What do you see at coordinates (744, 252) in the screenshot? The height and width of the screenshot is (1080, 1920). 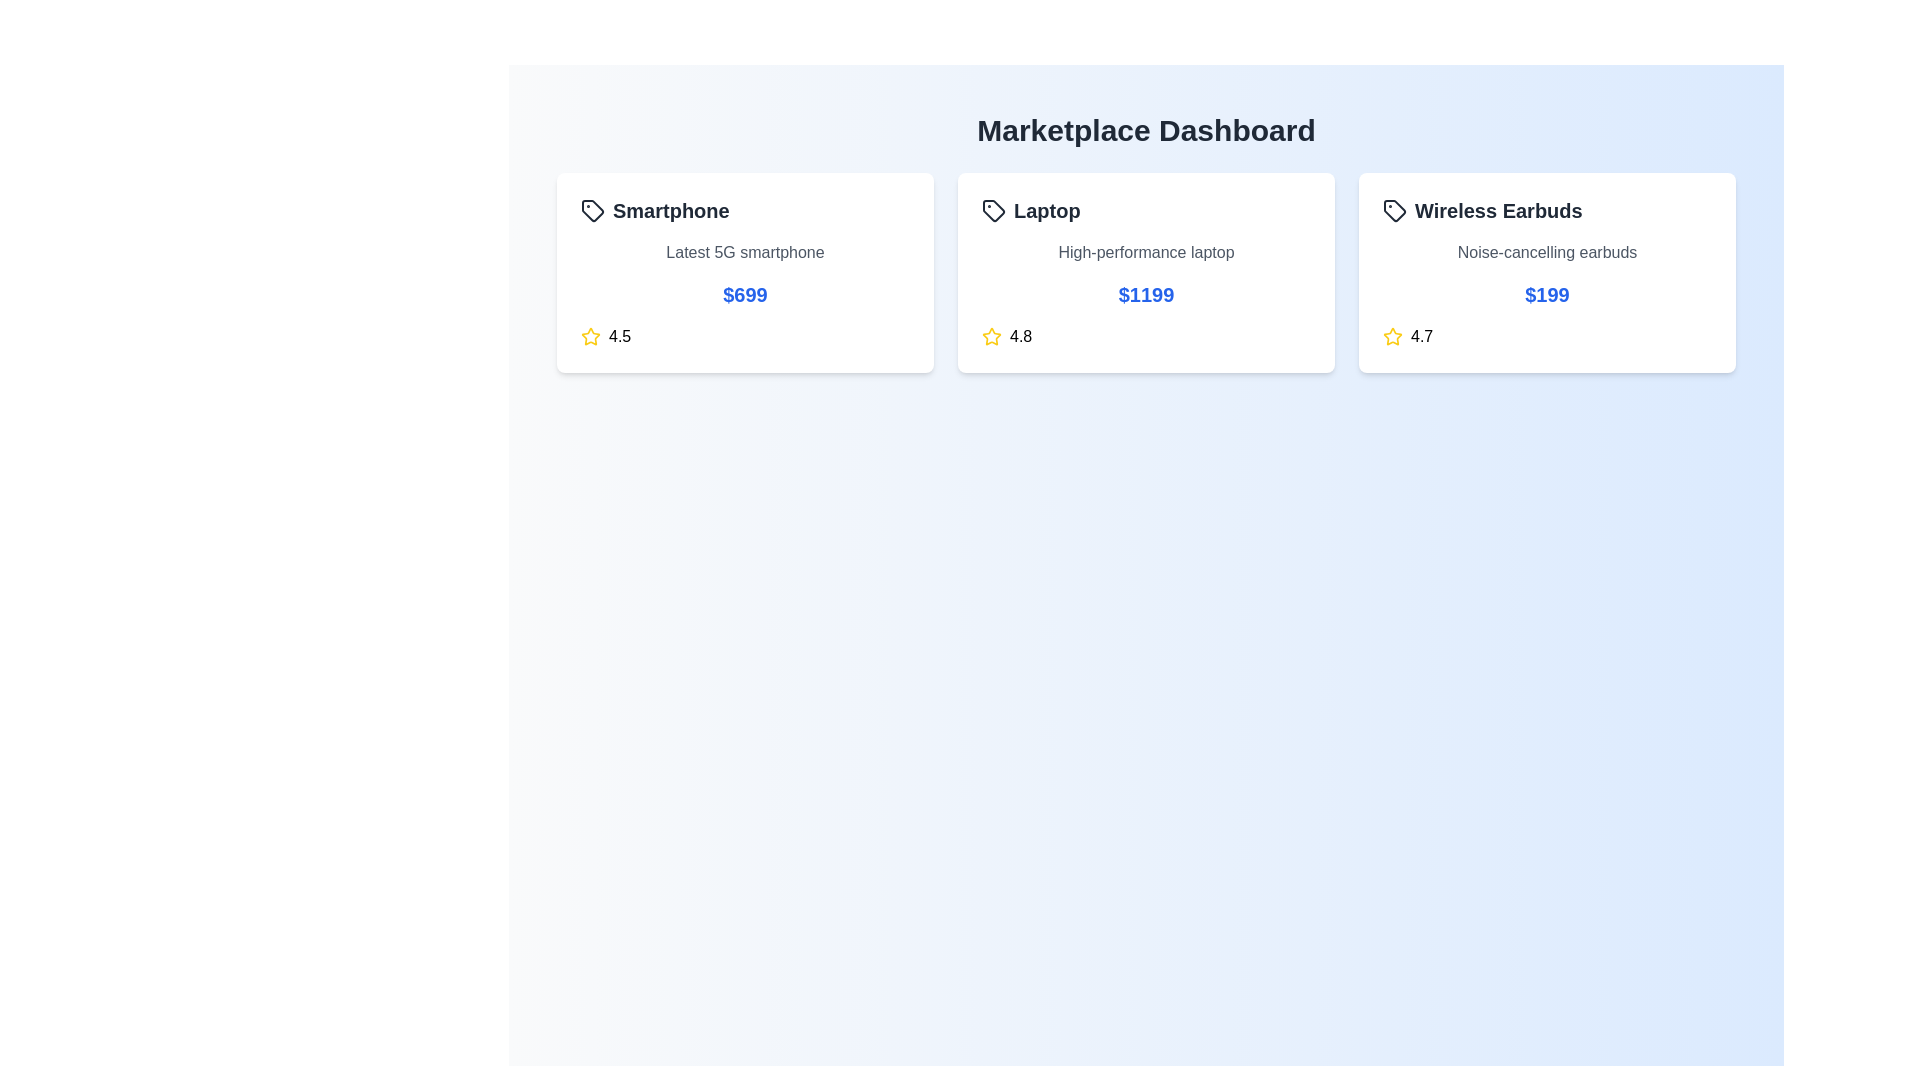 I see `Text label that provides additional information about the 5G capability of the smartphone, positioned beneath the title 'Smartphone' and above the price label` at bounding box center [744, 252].